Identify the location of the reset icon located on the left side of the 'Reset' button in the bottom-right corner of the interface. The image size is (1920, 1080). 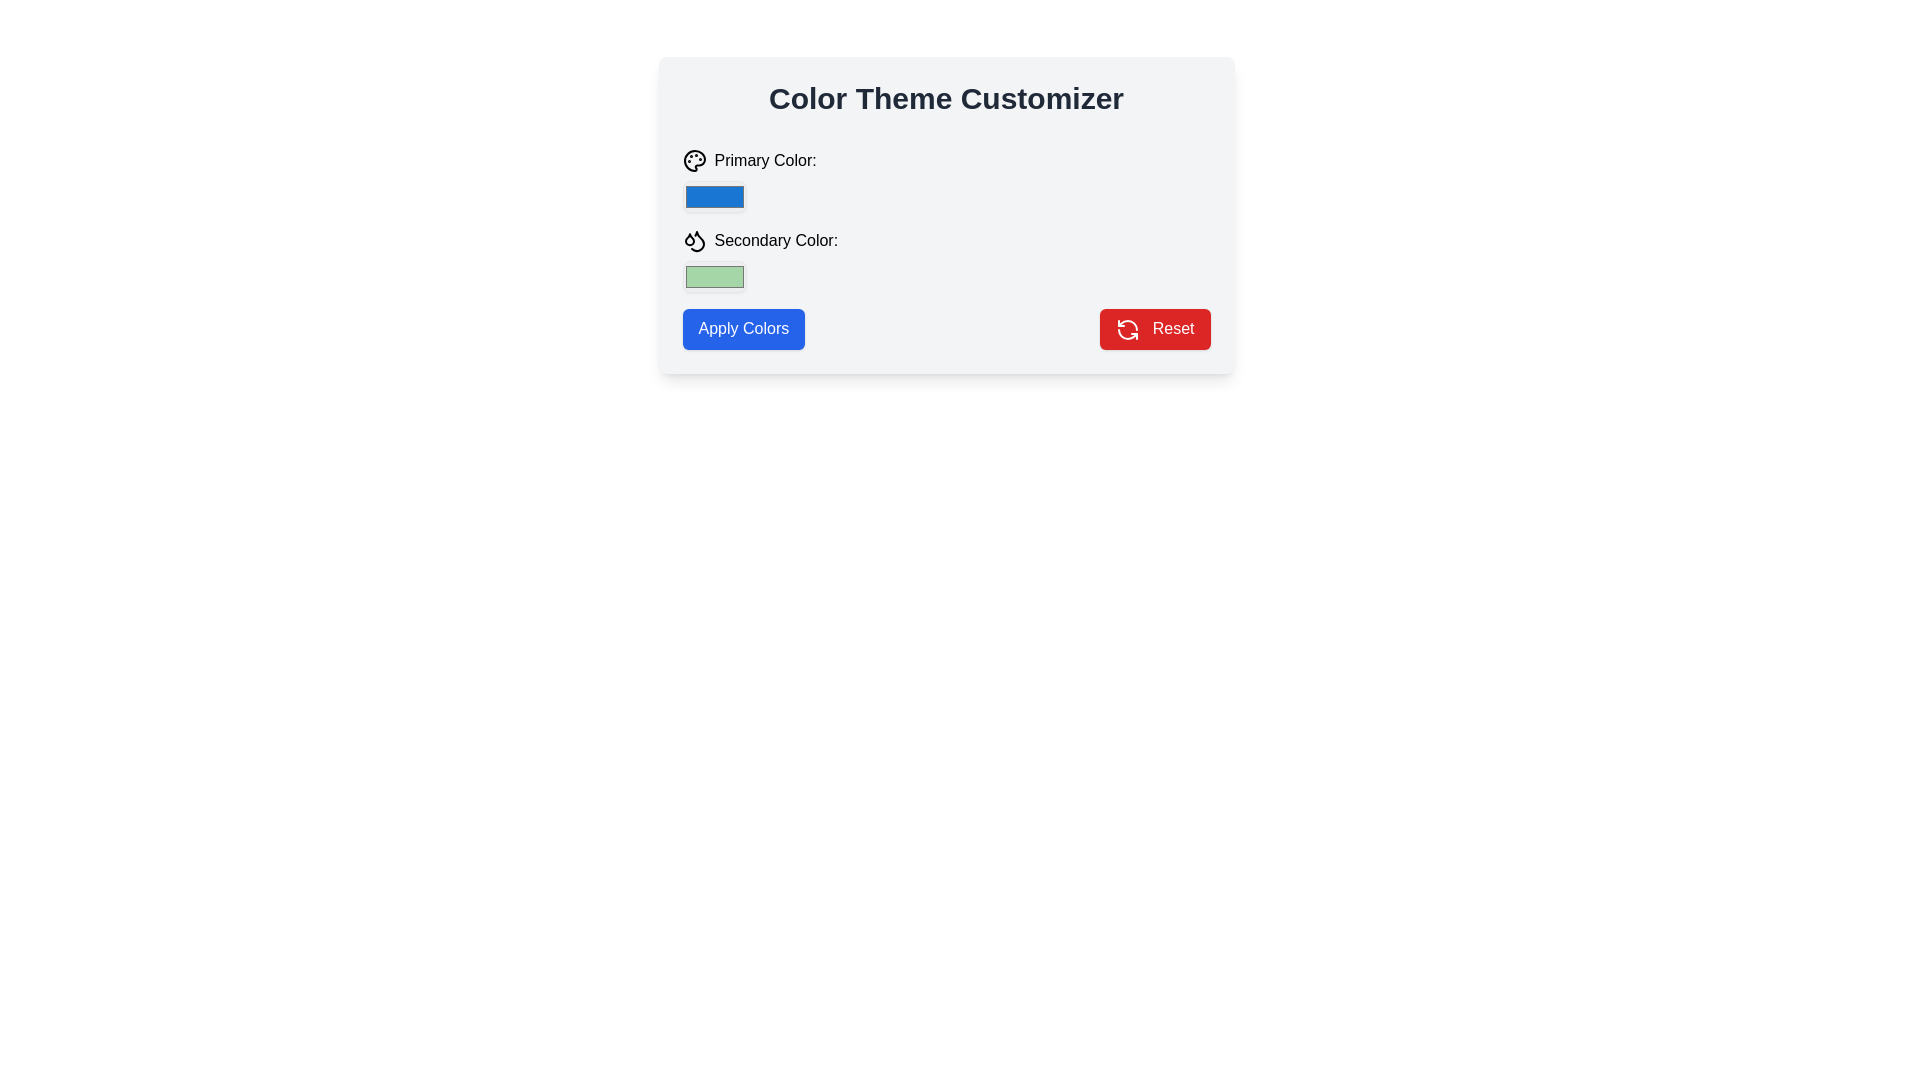
(1128, 327).